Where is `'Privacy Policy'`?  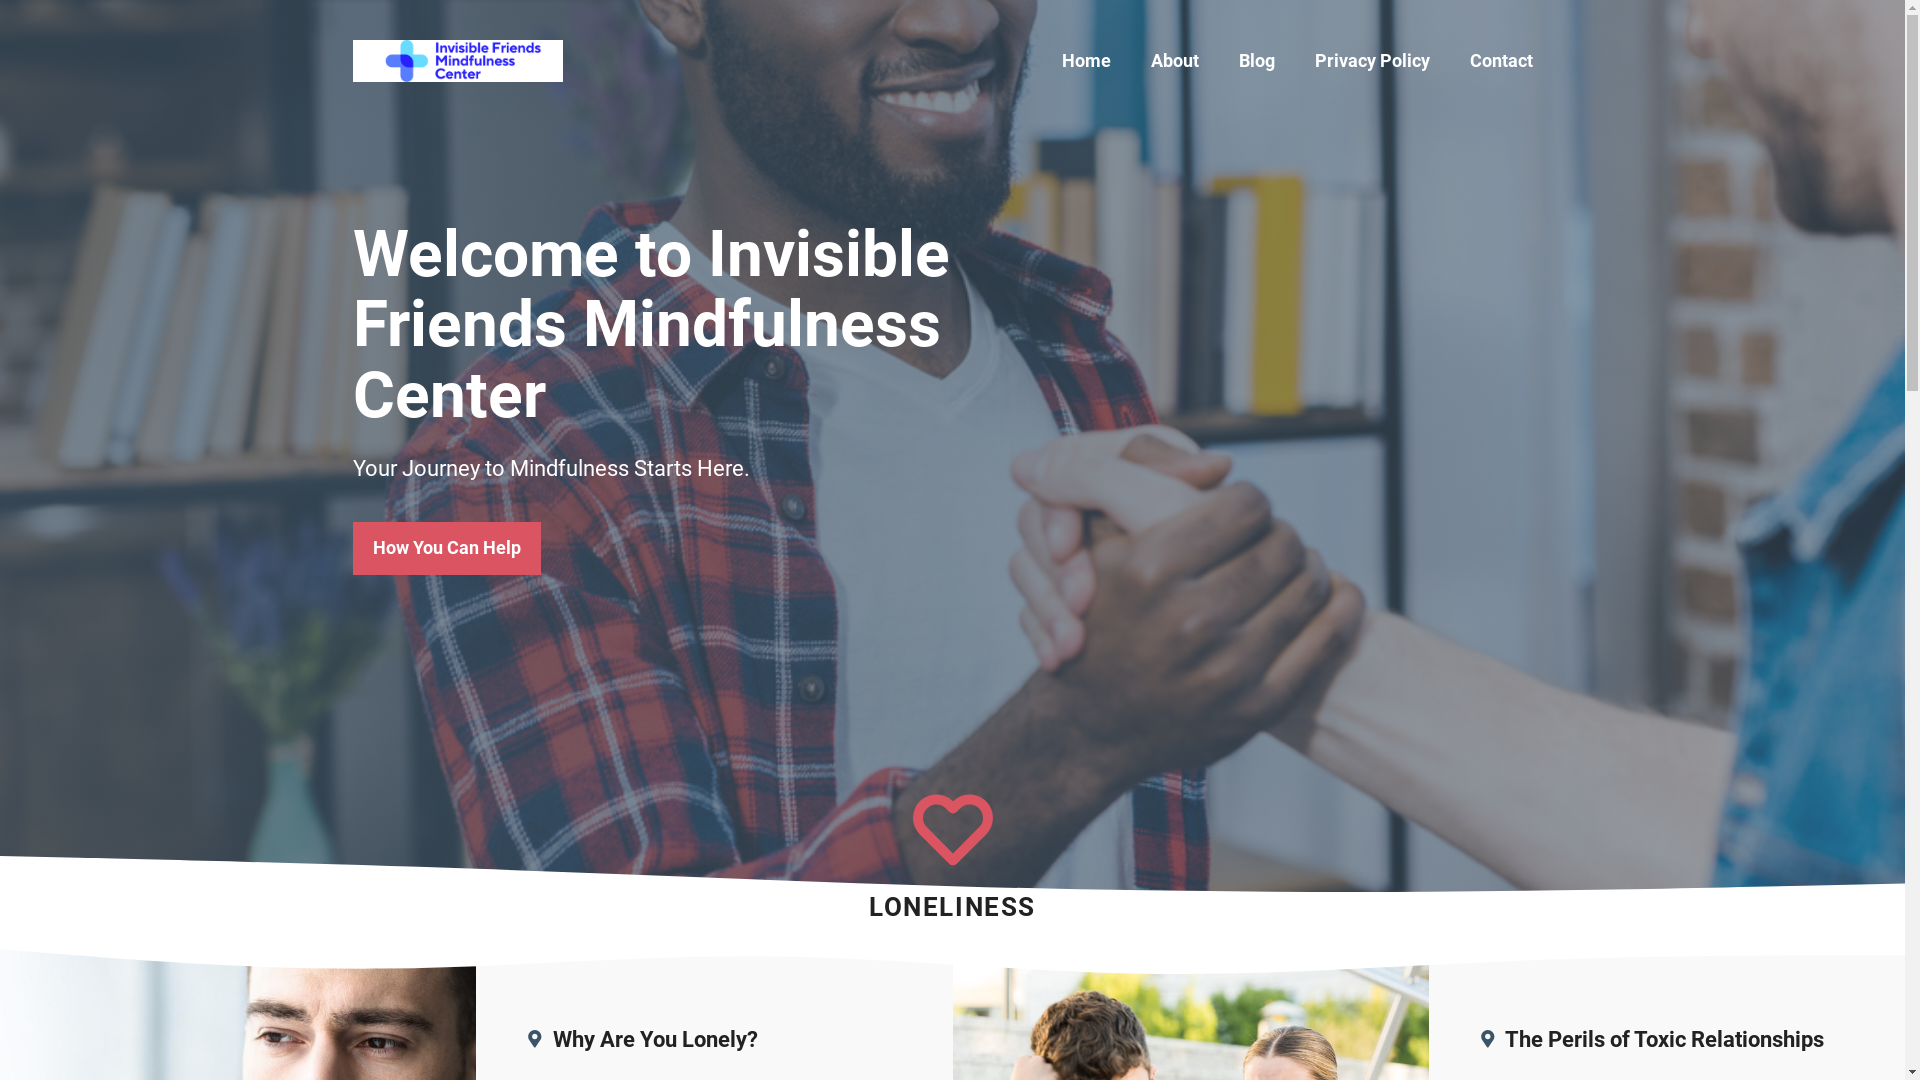 'Privacy Policy' is located at coordinates (1370, 60).